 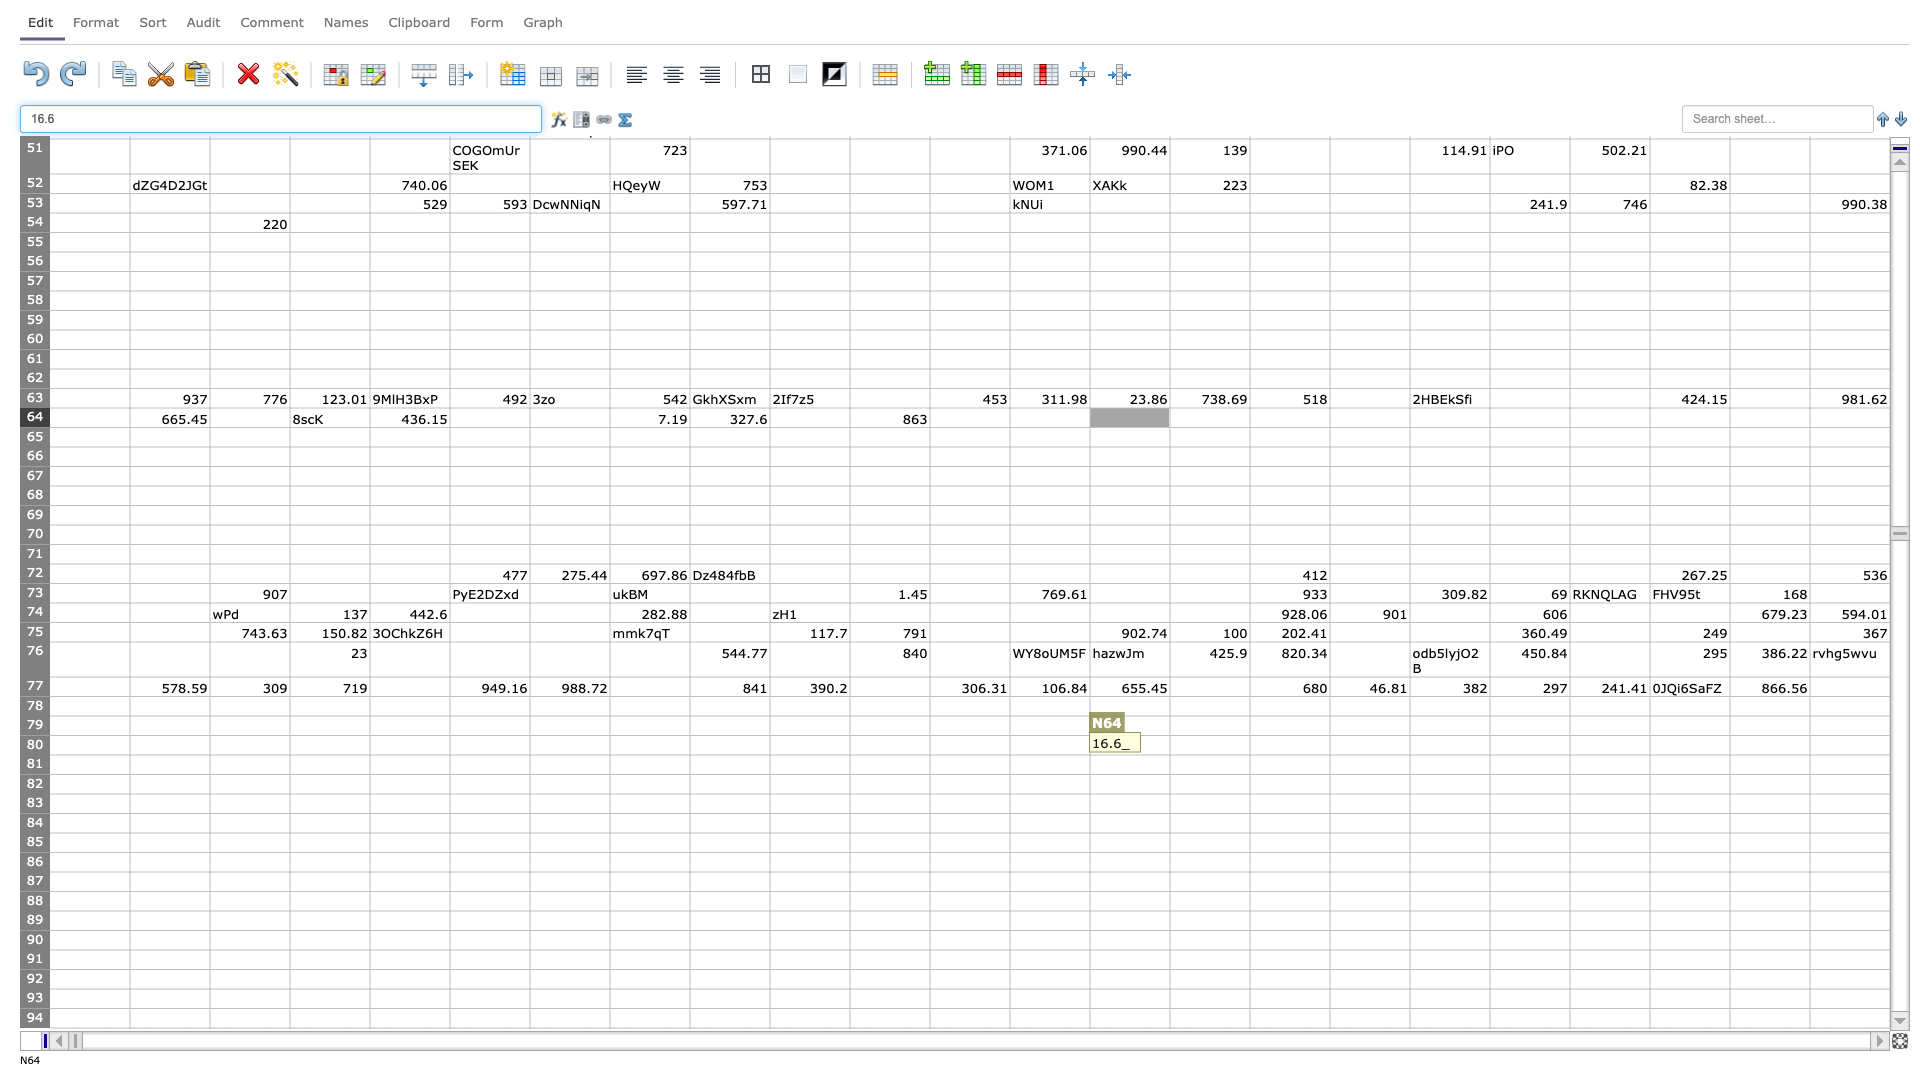 What do you see at coordinates (1170, 735) in the screenshot?
I see `top left corner of O80` at bounding box center [1170, 735].